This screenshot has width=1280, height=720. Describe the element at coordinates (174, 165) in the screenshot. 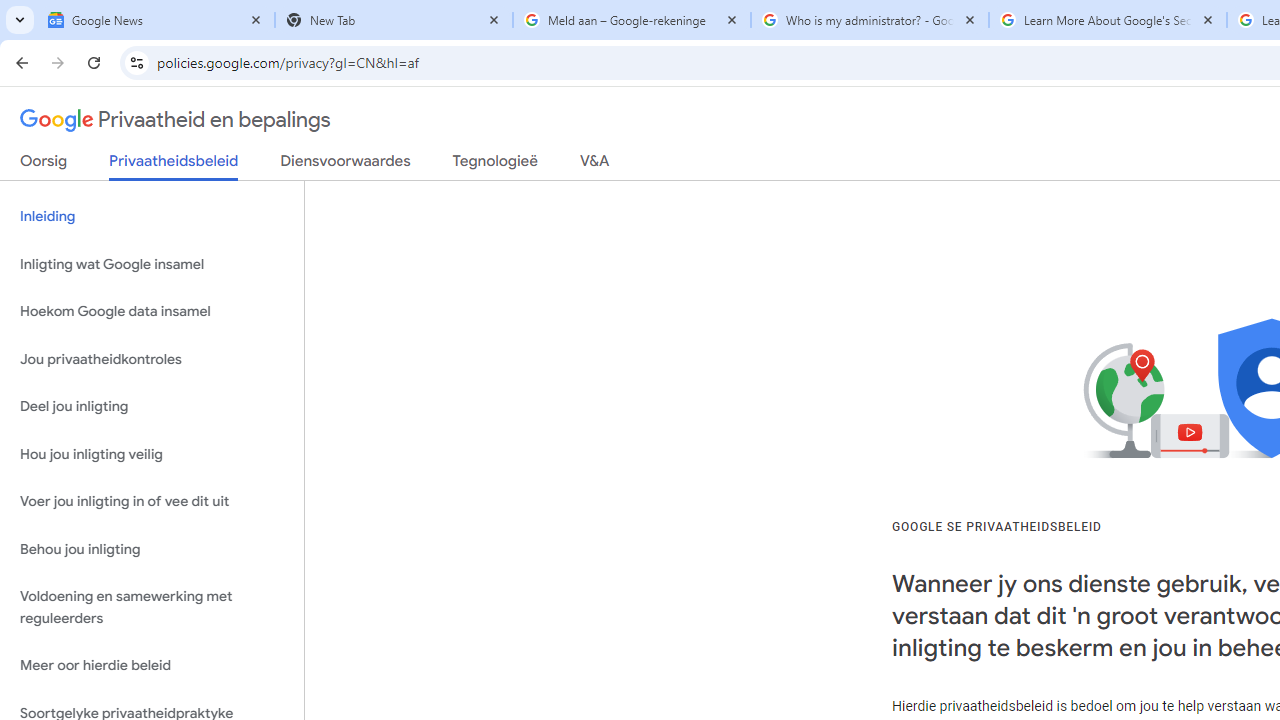

I see `'Privaatheidsbeleid'` at that location.